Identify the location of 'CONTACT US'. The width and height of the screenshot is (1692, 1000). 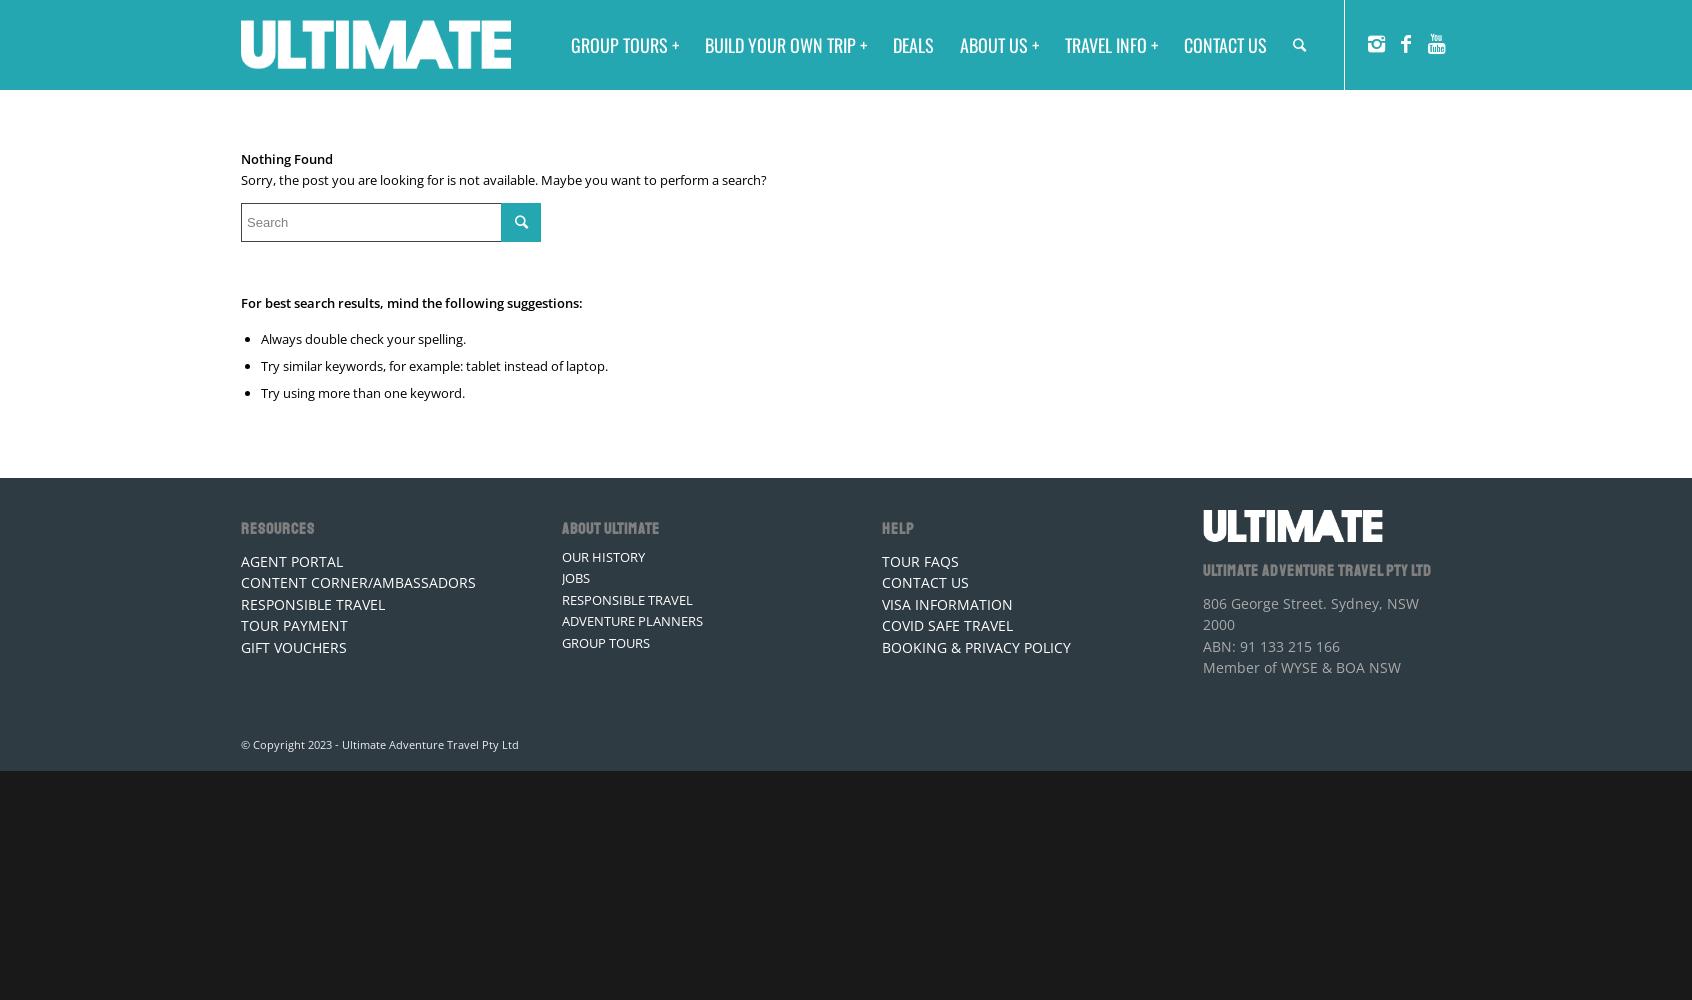
(881, 581).